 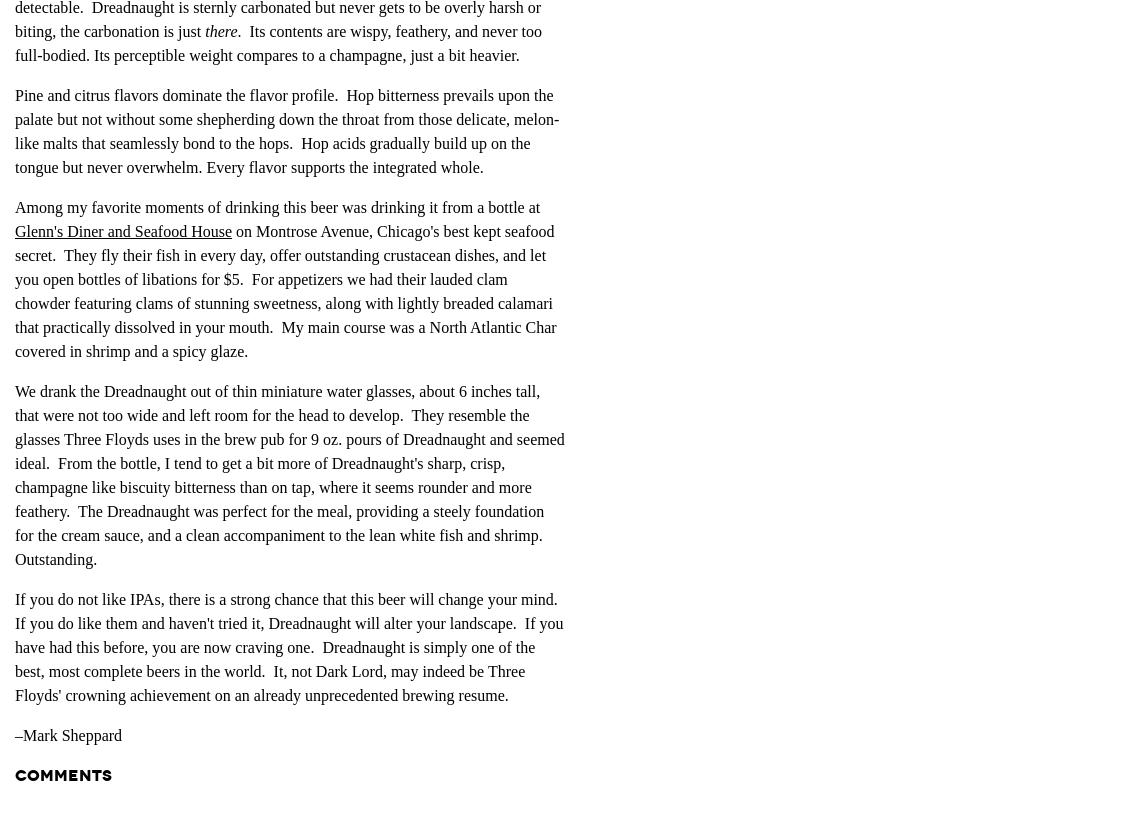 What do you see at coordinates (288, 645) in the screenshot?
I see `'If you do not like IPAs, there is a strong chance that this beer will change your mind.  If you do like them and haven't tried it, Dreadnaught will alter your landscape.  If you have had this before, you are now craving one.  Dreadnaught is simply one of the best, most complete beers in the world.  It, not Dark Lord, may indeed be Three Floyds' crowning achievement on an already unprecedented brewing resume.'` at bounding box center [288, 645].